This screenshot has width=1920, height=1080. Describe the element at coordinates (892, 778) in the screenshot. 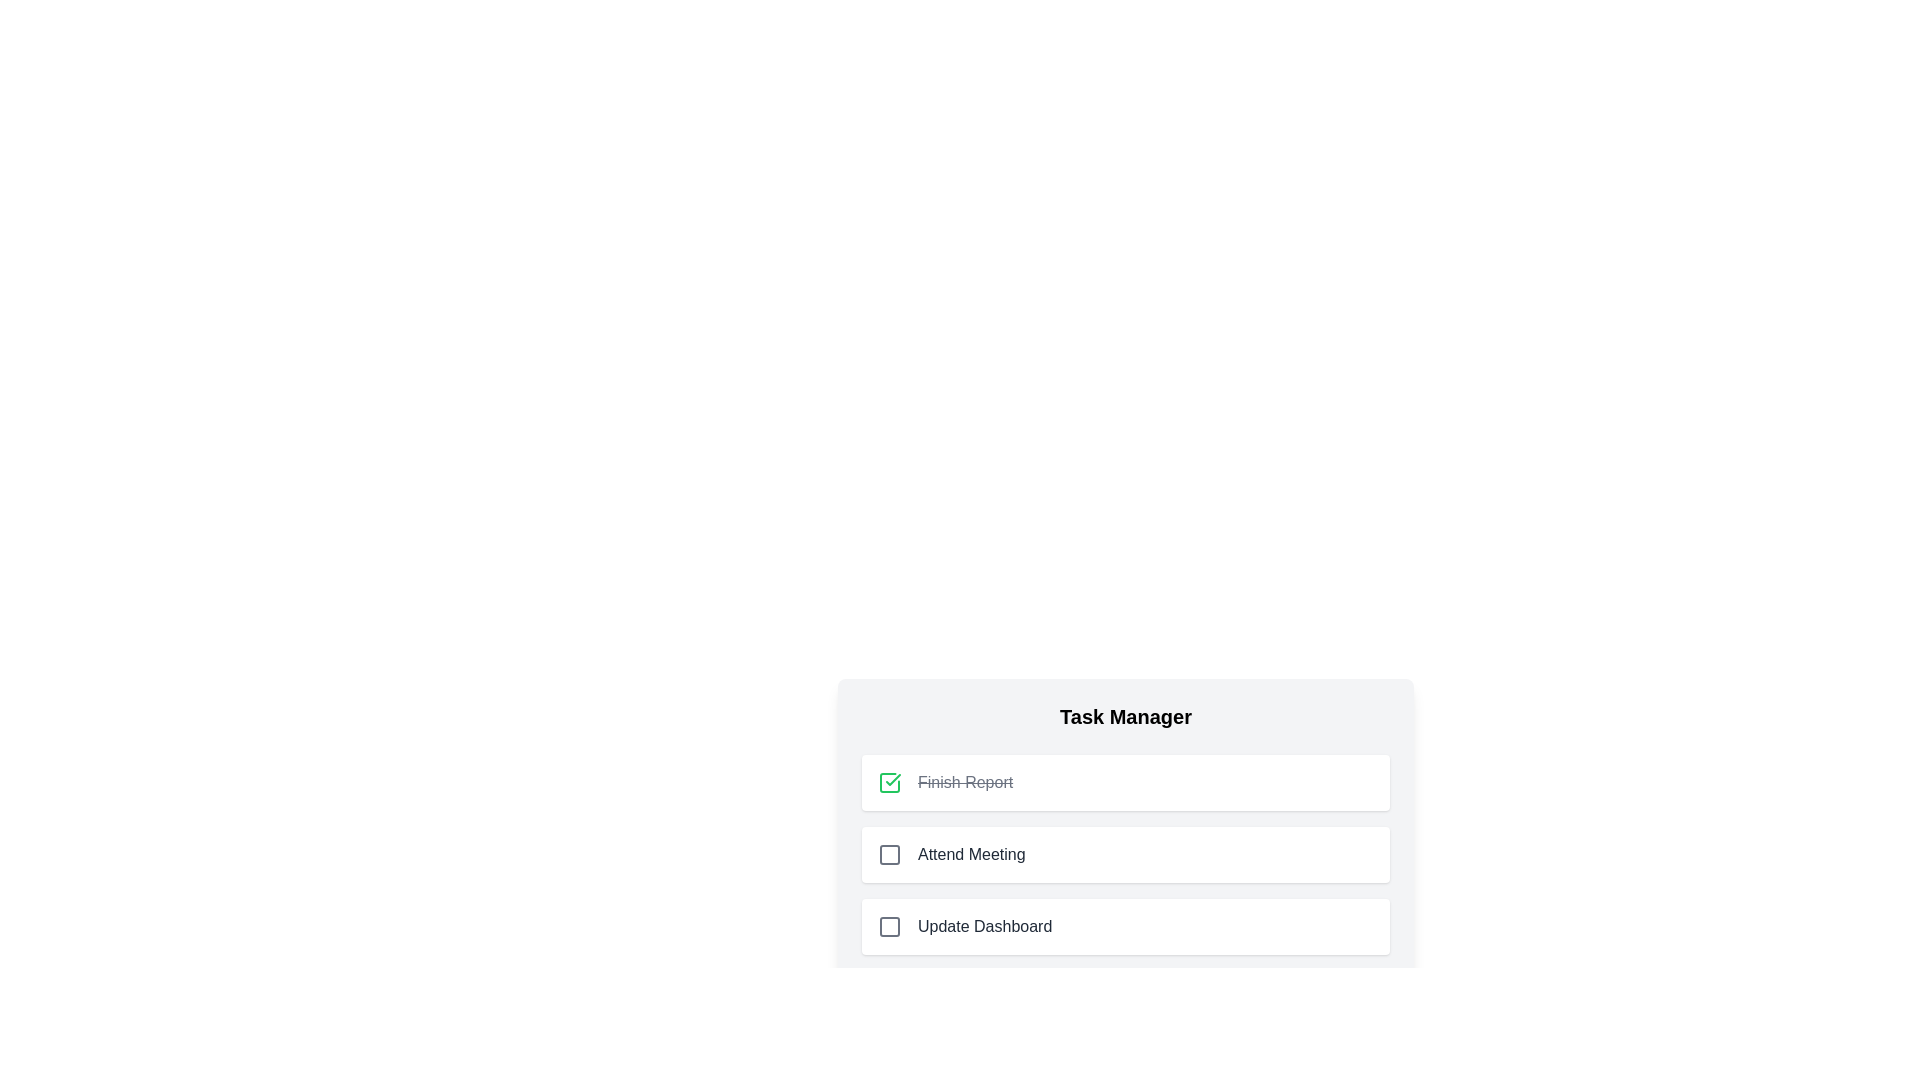

I see `the green checkmark icon associated with the 'Finish Report' task in the 'Task Manager' section to interact with the task status` at that location.